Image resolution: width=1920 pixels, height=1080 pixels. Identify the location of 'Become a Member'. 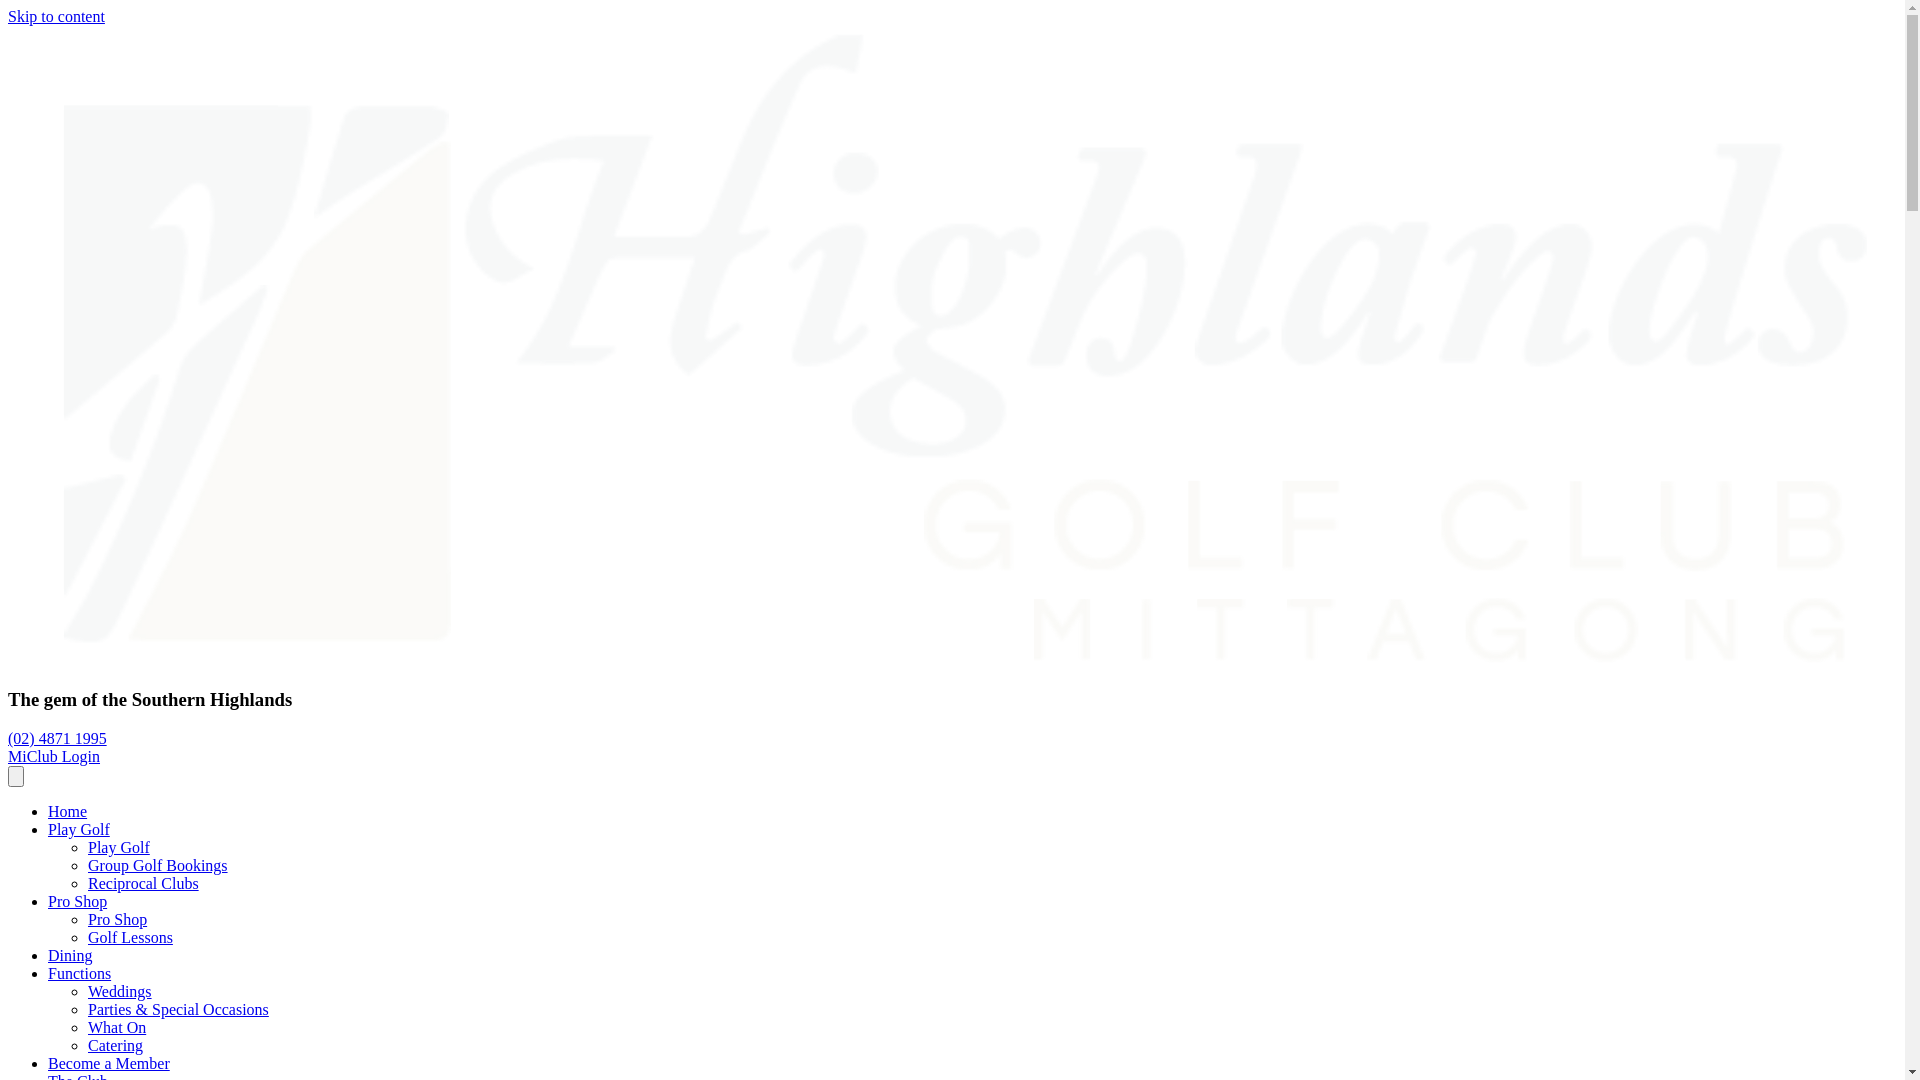
(108, 1062).